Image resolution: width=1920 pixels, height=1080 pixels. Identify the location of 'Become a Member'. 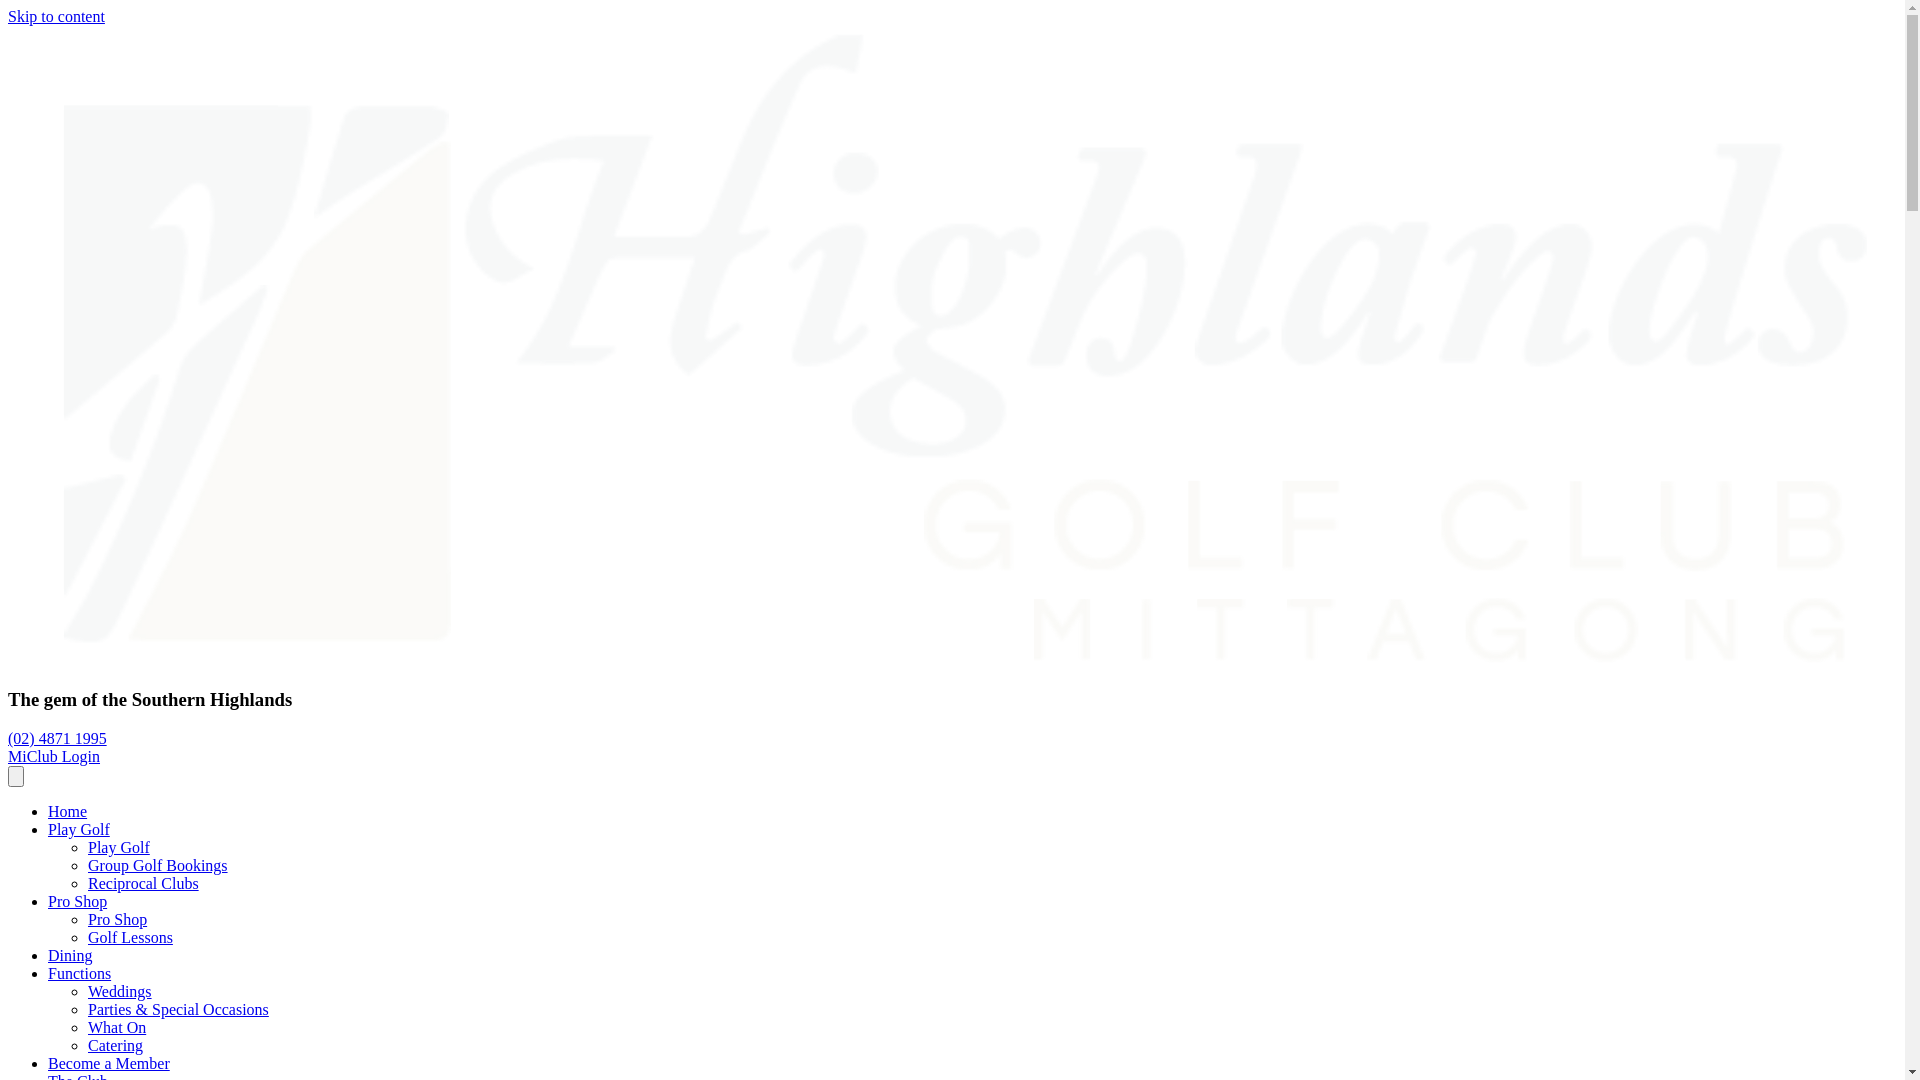
(108, 1062).